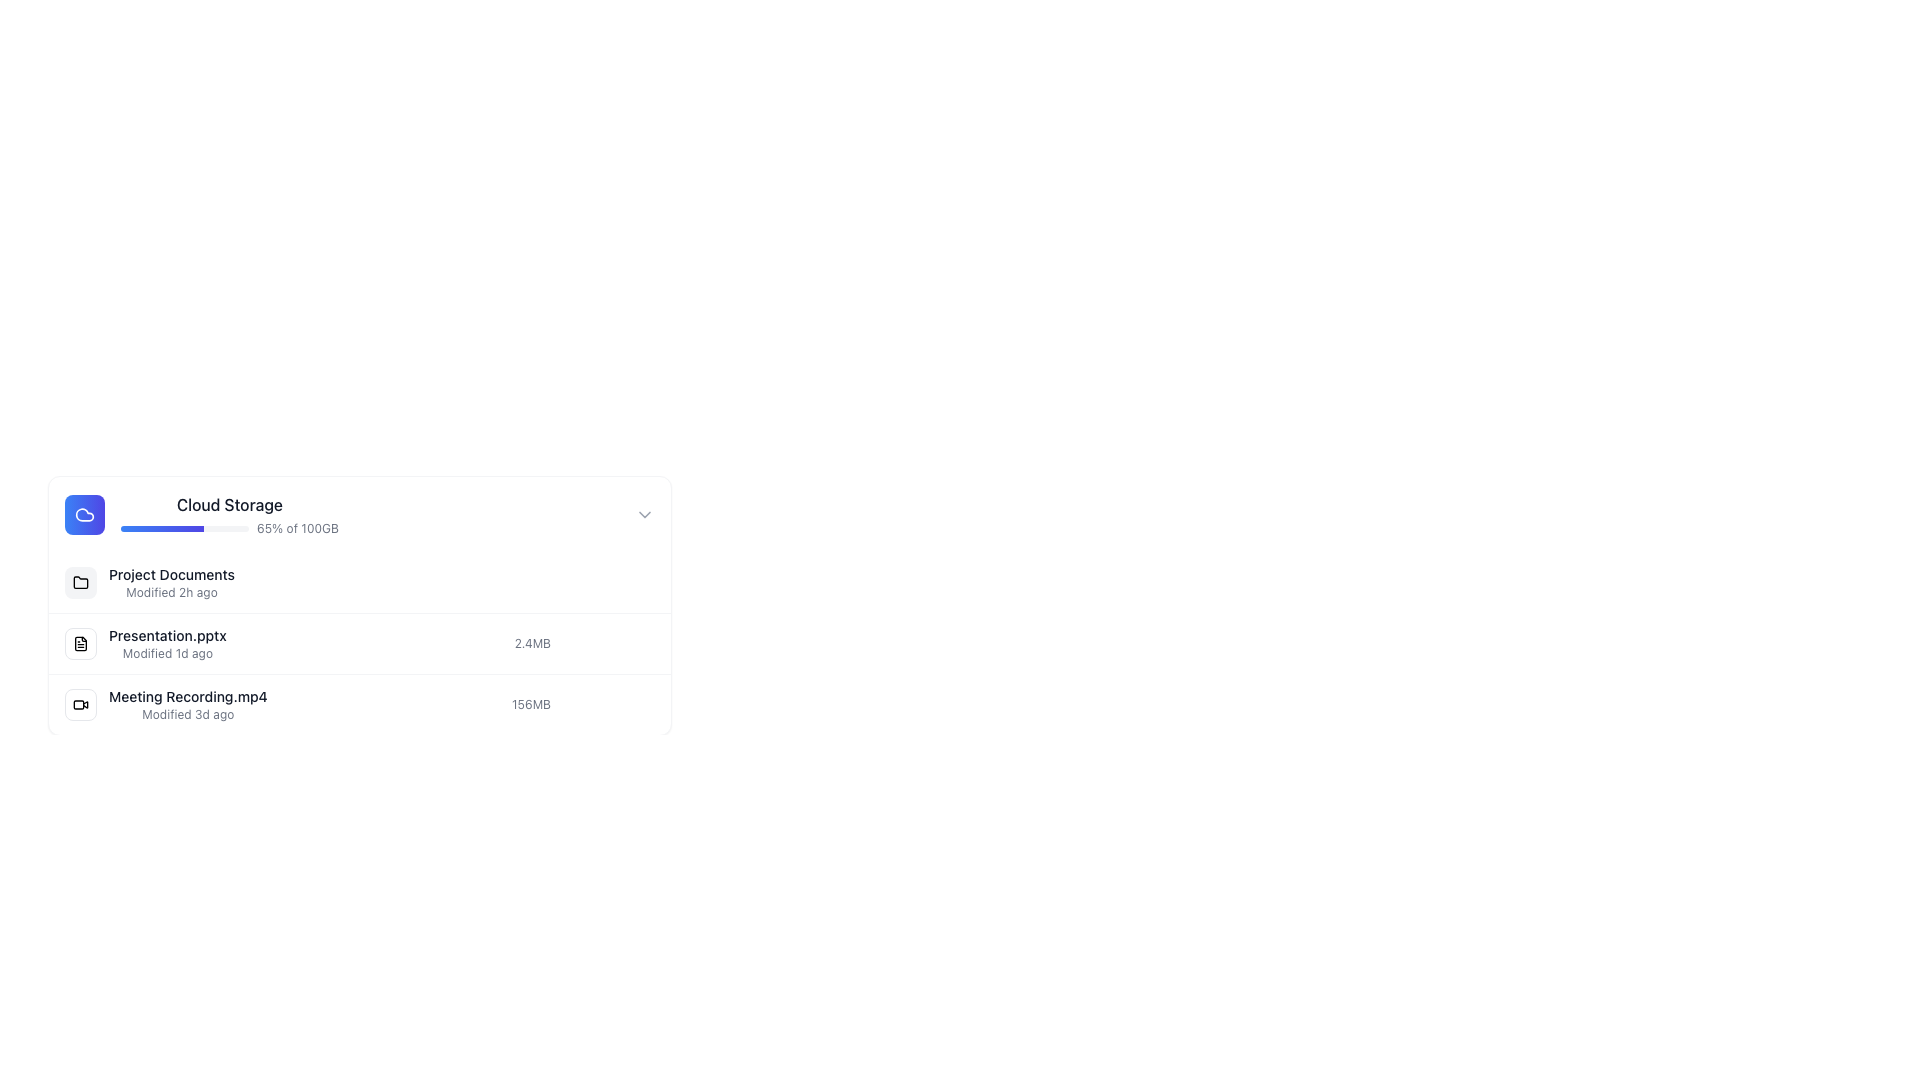 The image size is (1920, 1080). Describe the element at coordinates (80, 582) in the screenshot. I see `the folder icon in the upper-left section of the file management panel associated with 'Cloud Storage.'` at that location.